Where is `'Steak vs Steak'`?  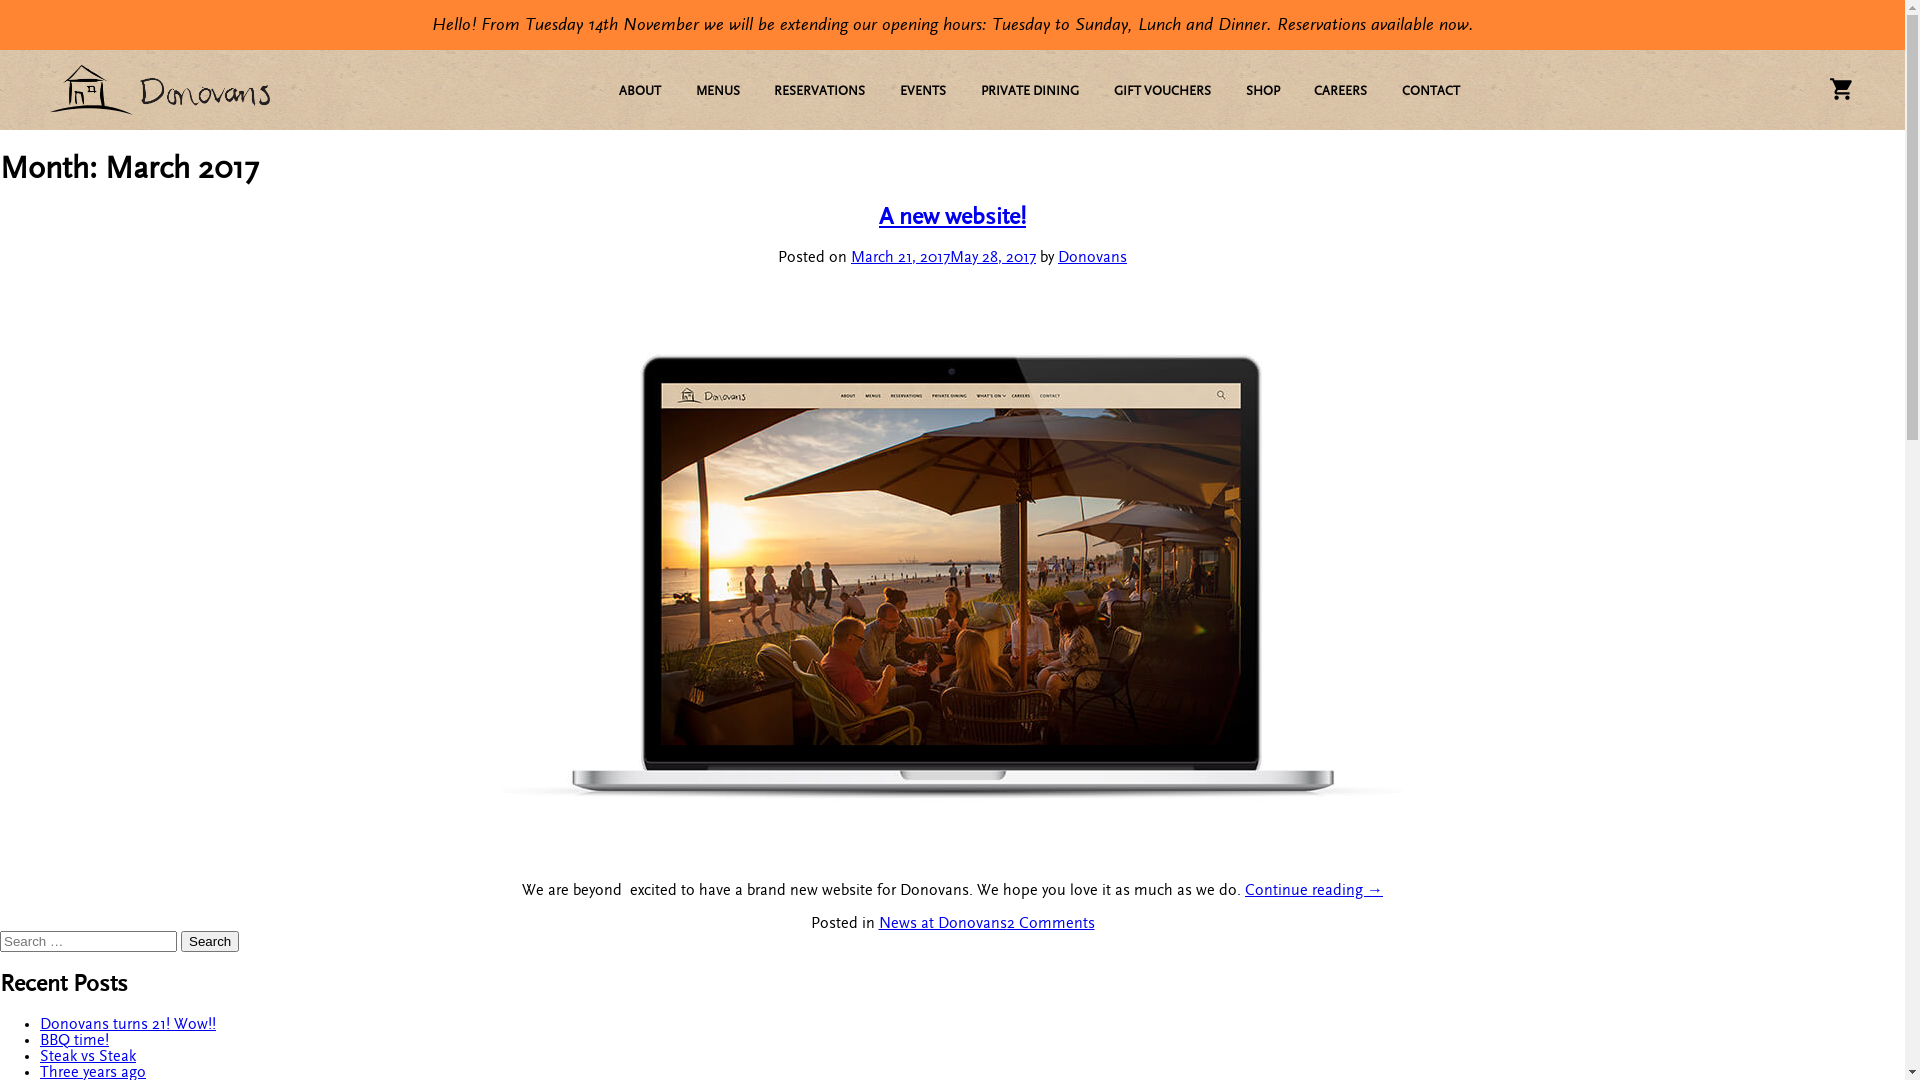
'Steak vs Steak' is located at coordinates (86, 1055).